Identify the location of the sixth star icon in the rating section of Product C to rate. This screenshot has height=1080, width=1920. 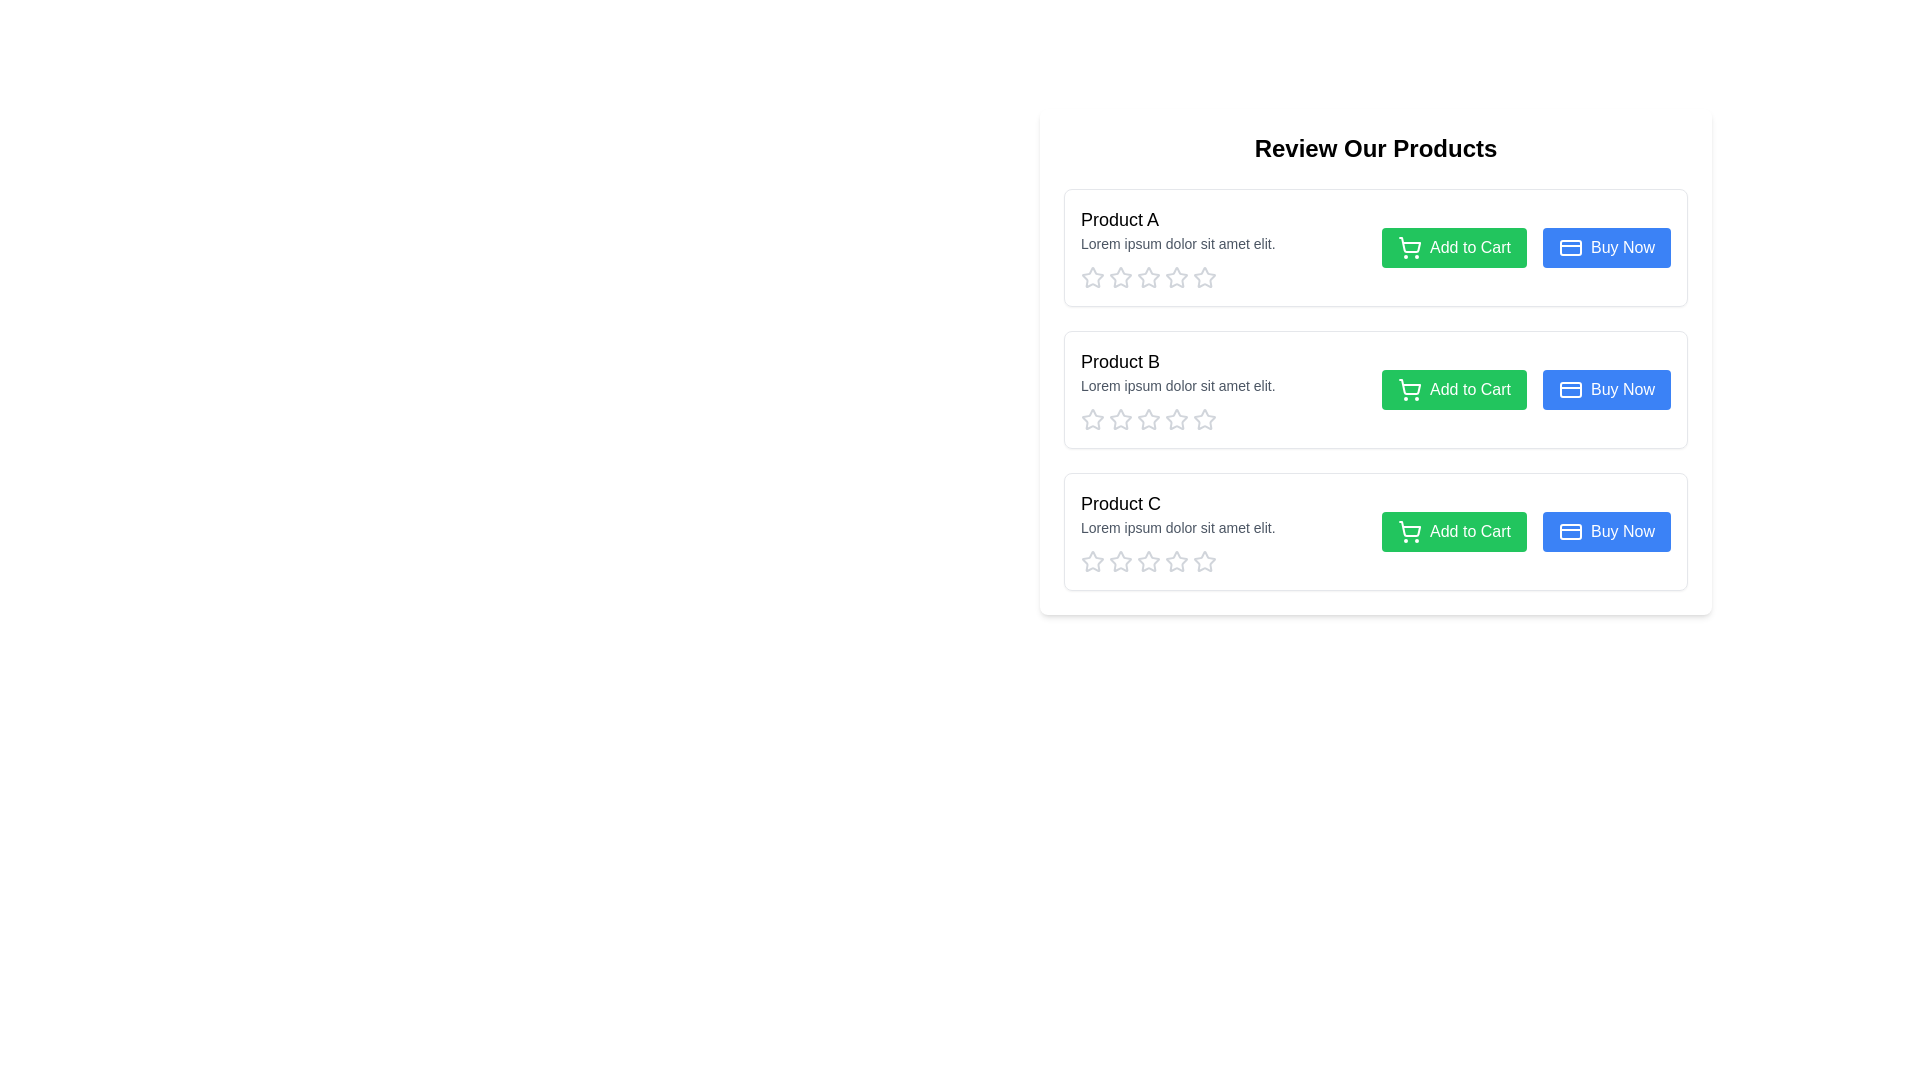
(1176, 562).